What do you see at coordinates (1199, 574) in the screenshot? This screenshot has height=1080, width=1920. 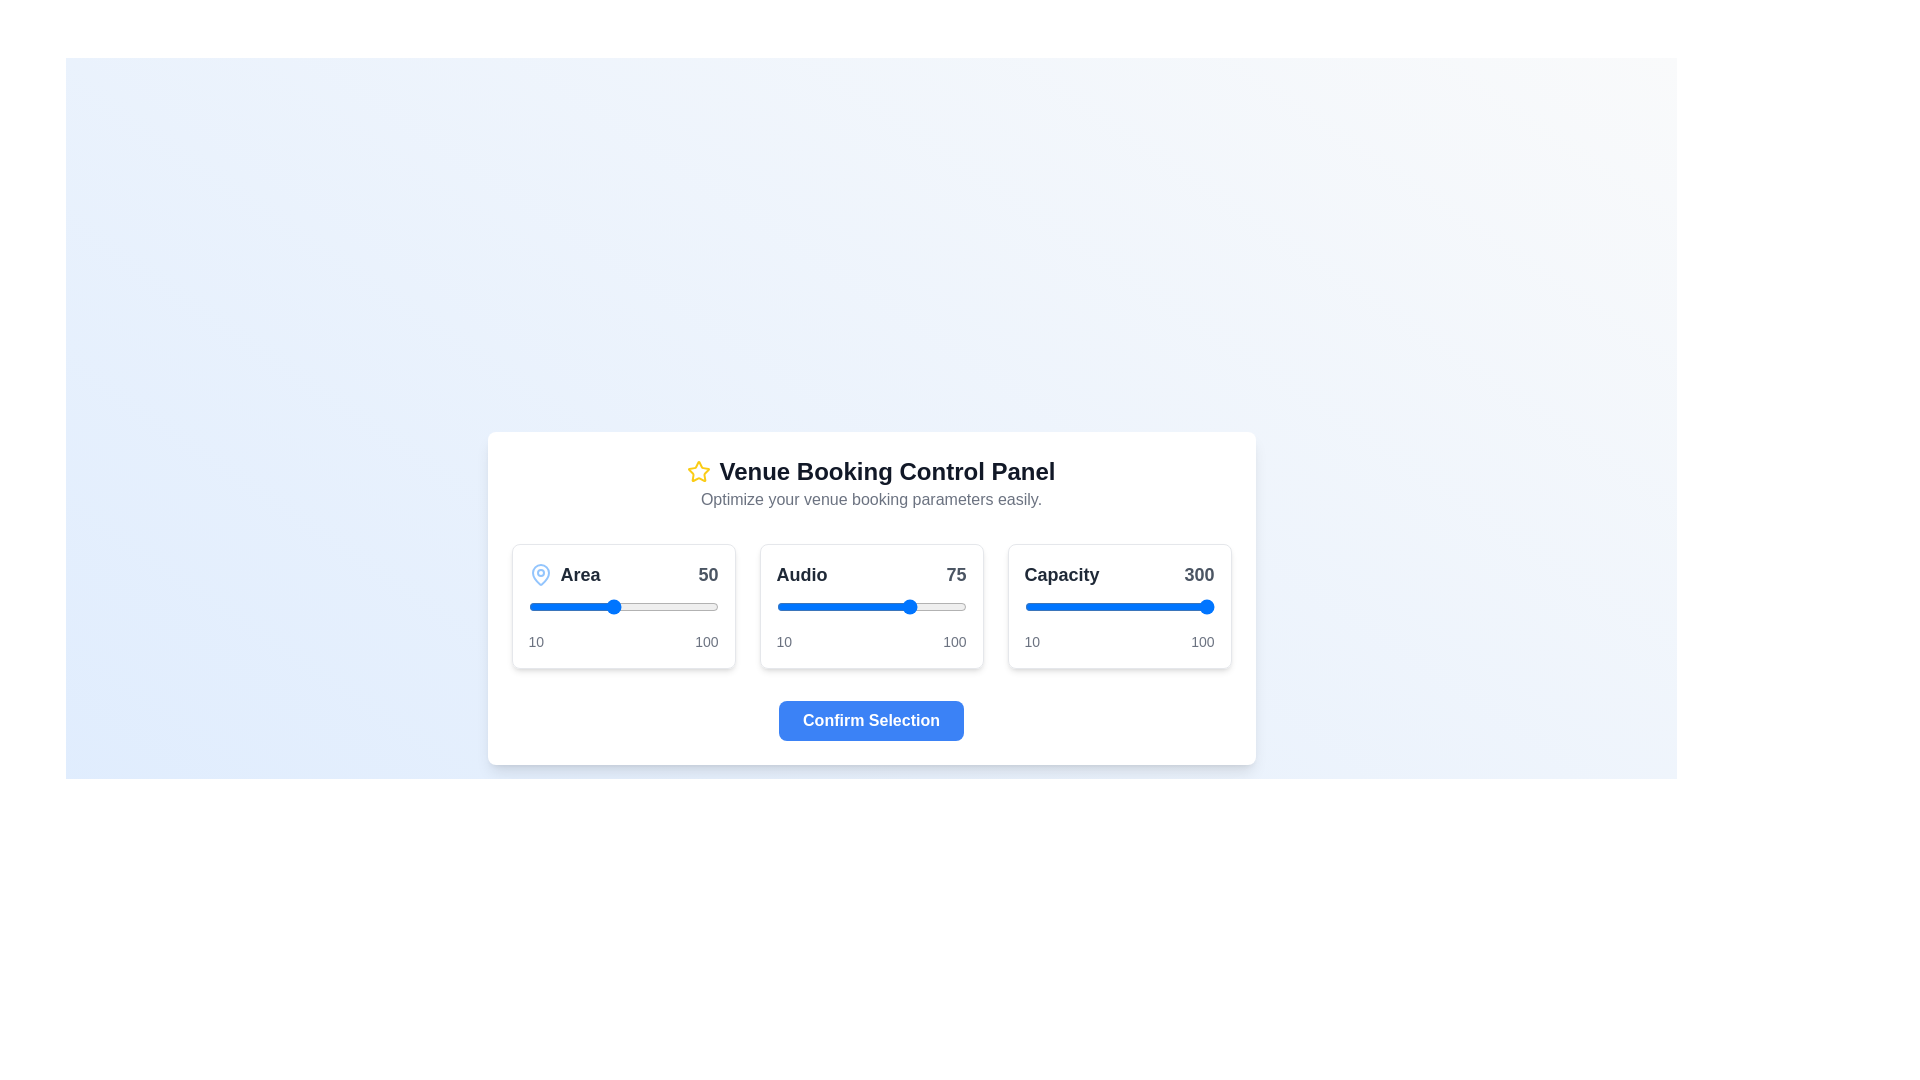 I see `the numeric text label displaying '300' in gray color, located at the far-right end of the 'Capacity' section` at bounding box center [1199, 574].